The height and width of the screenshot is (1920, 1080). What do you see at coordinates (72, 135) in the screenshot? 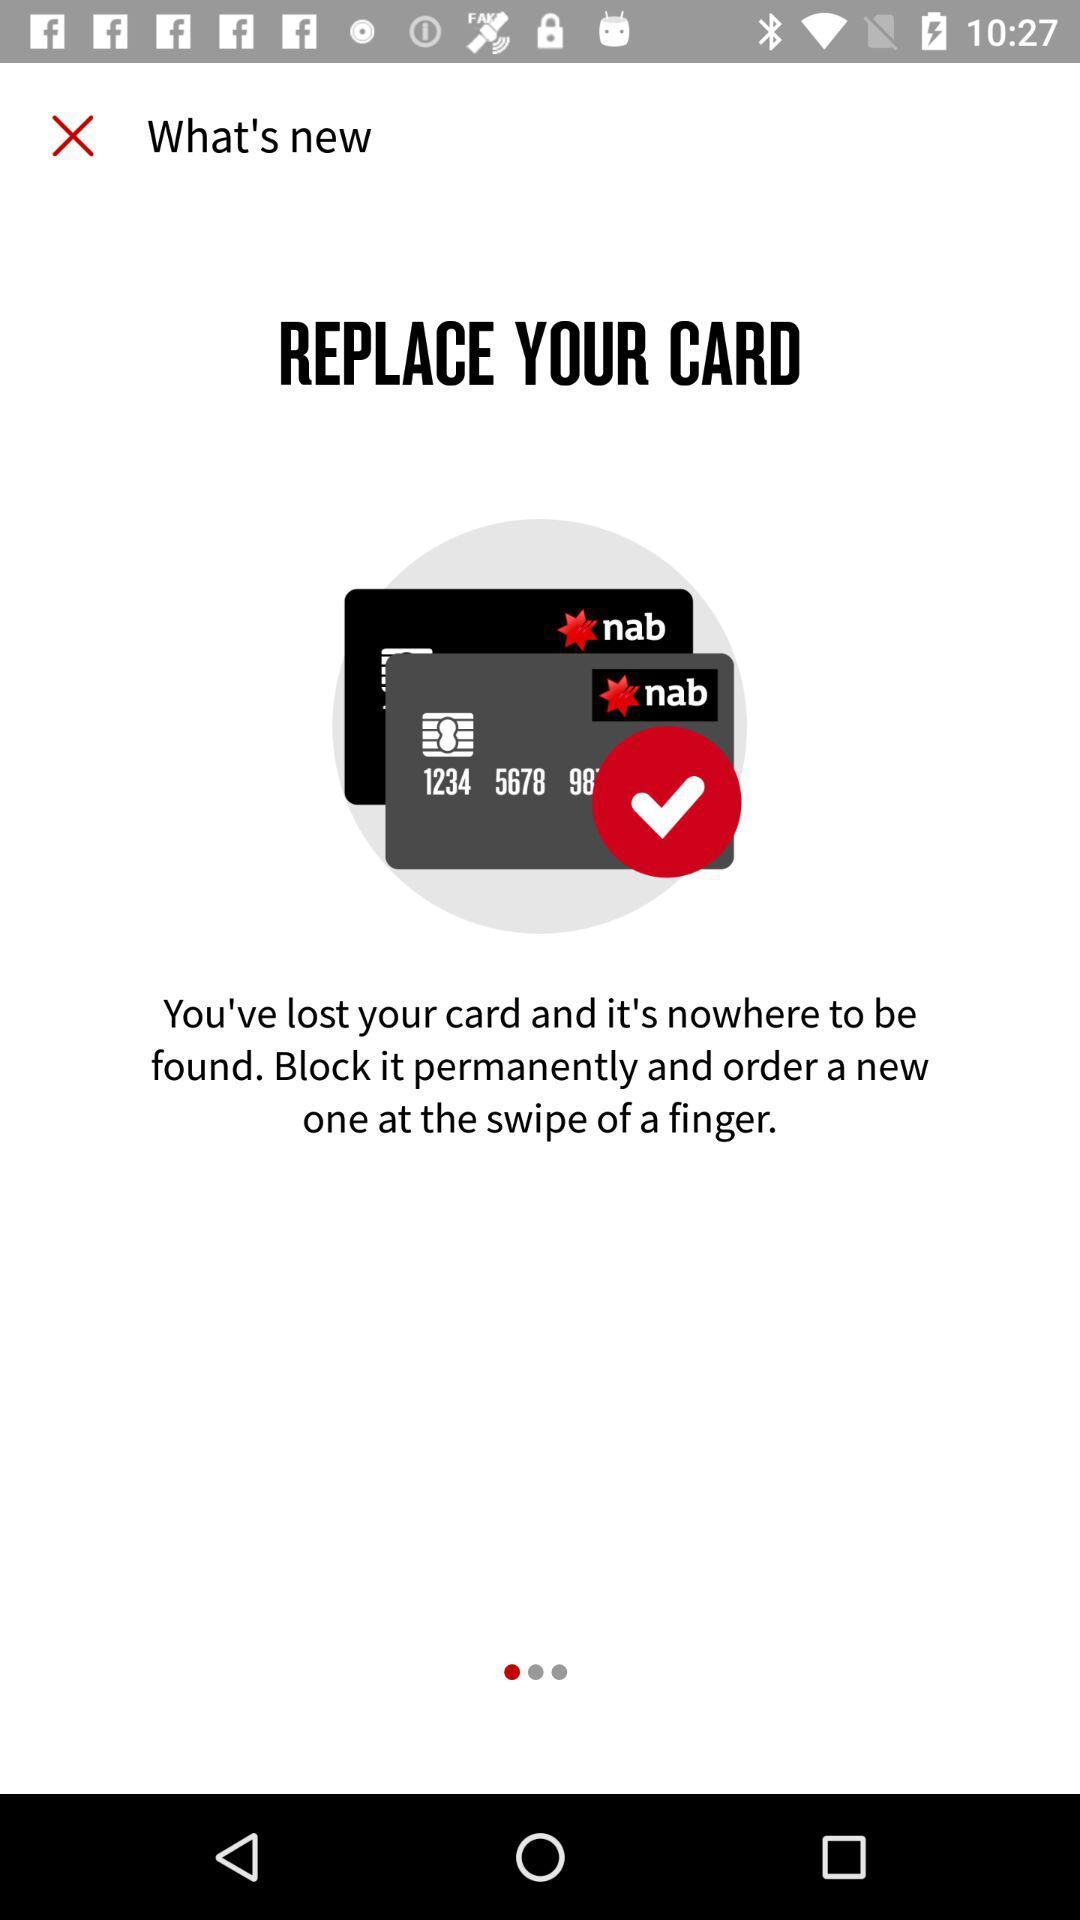
I see `item above replace your card` at bounding box center [72, 135].